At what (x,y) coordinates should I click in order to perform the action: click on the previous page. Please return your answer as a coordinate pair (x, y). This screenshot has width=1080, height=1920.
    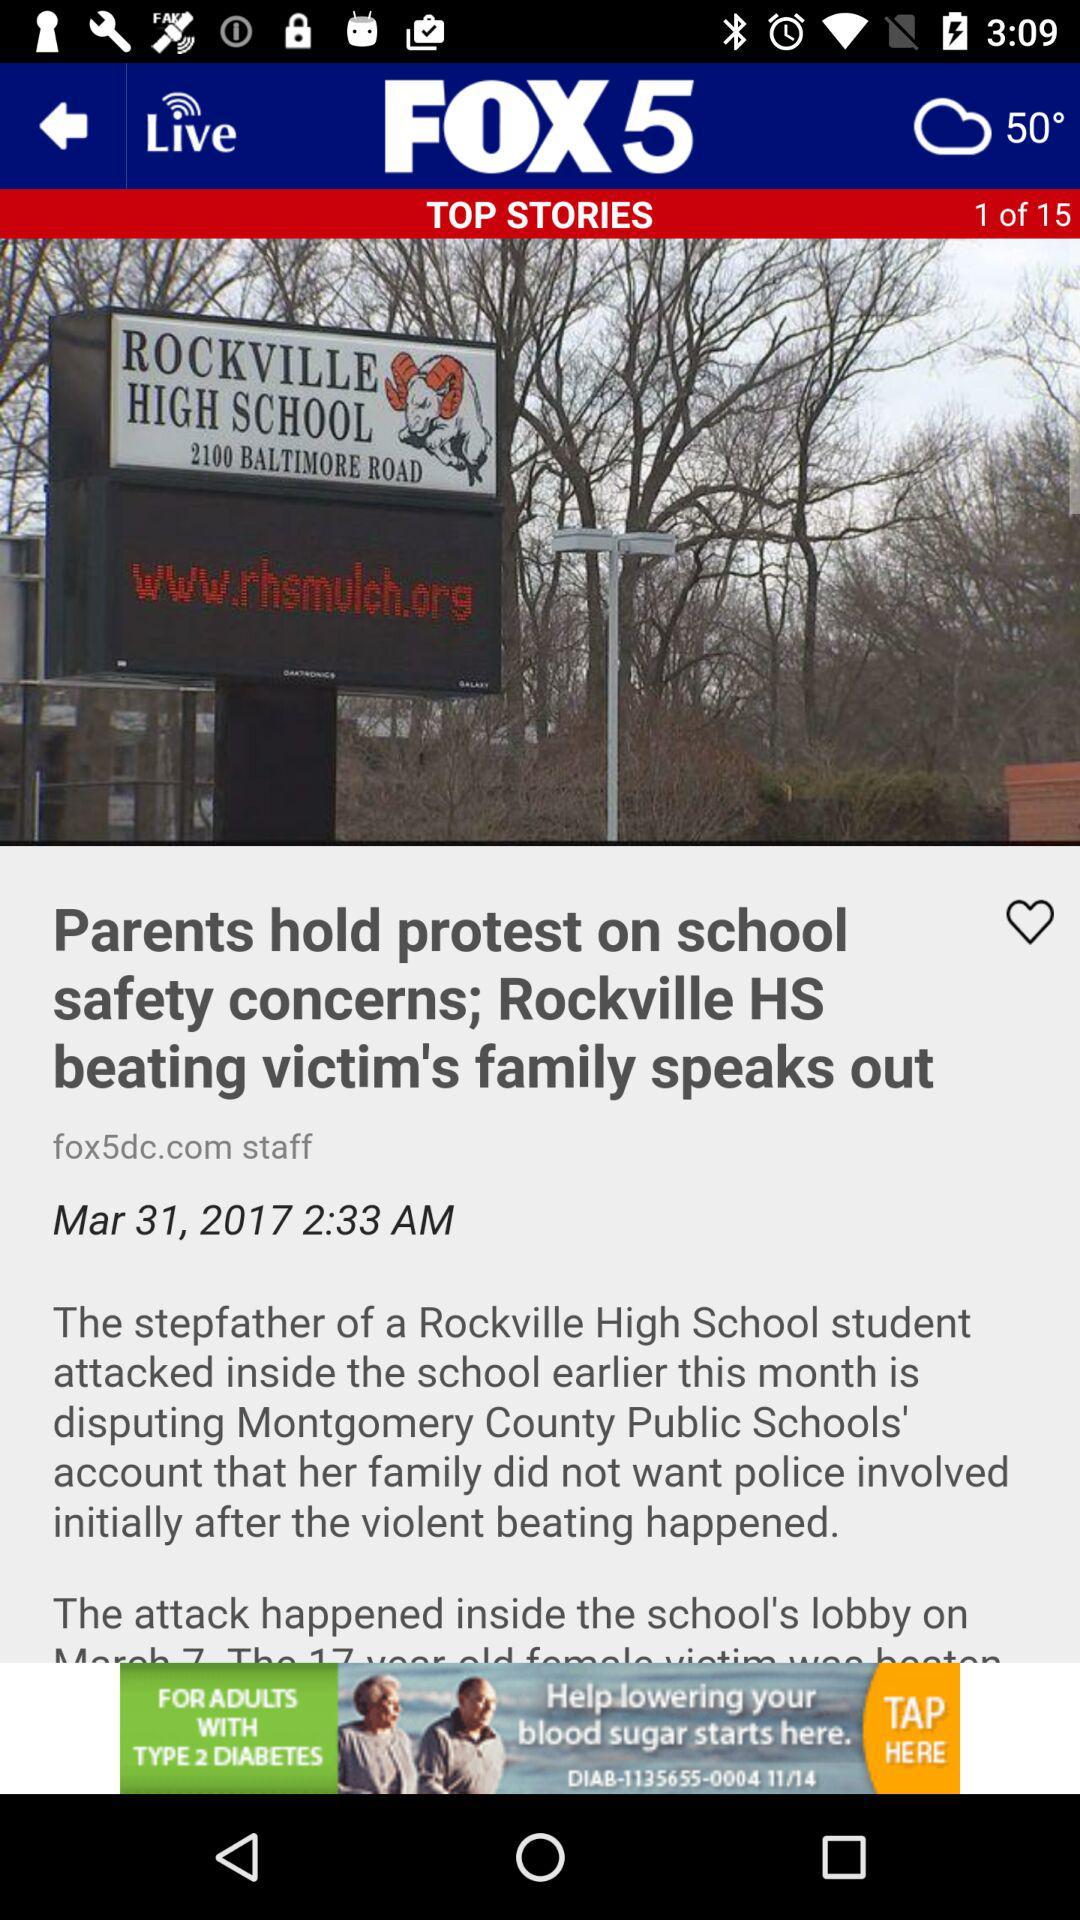
    Looking at the image, I should click on (61, 124).